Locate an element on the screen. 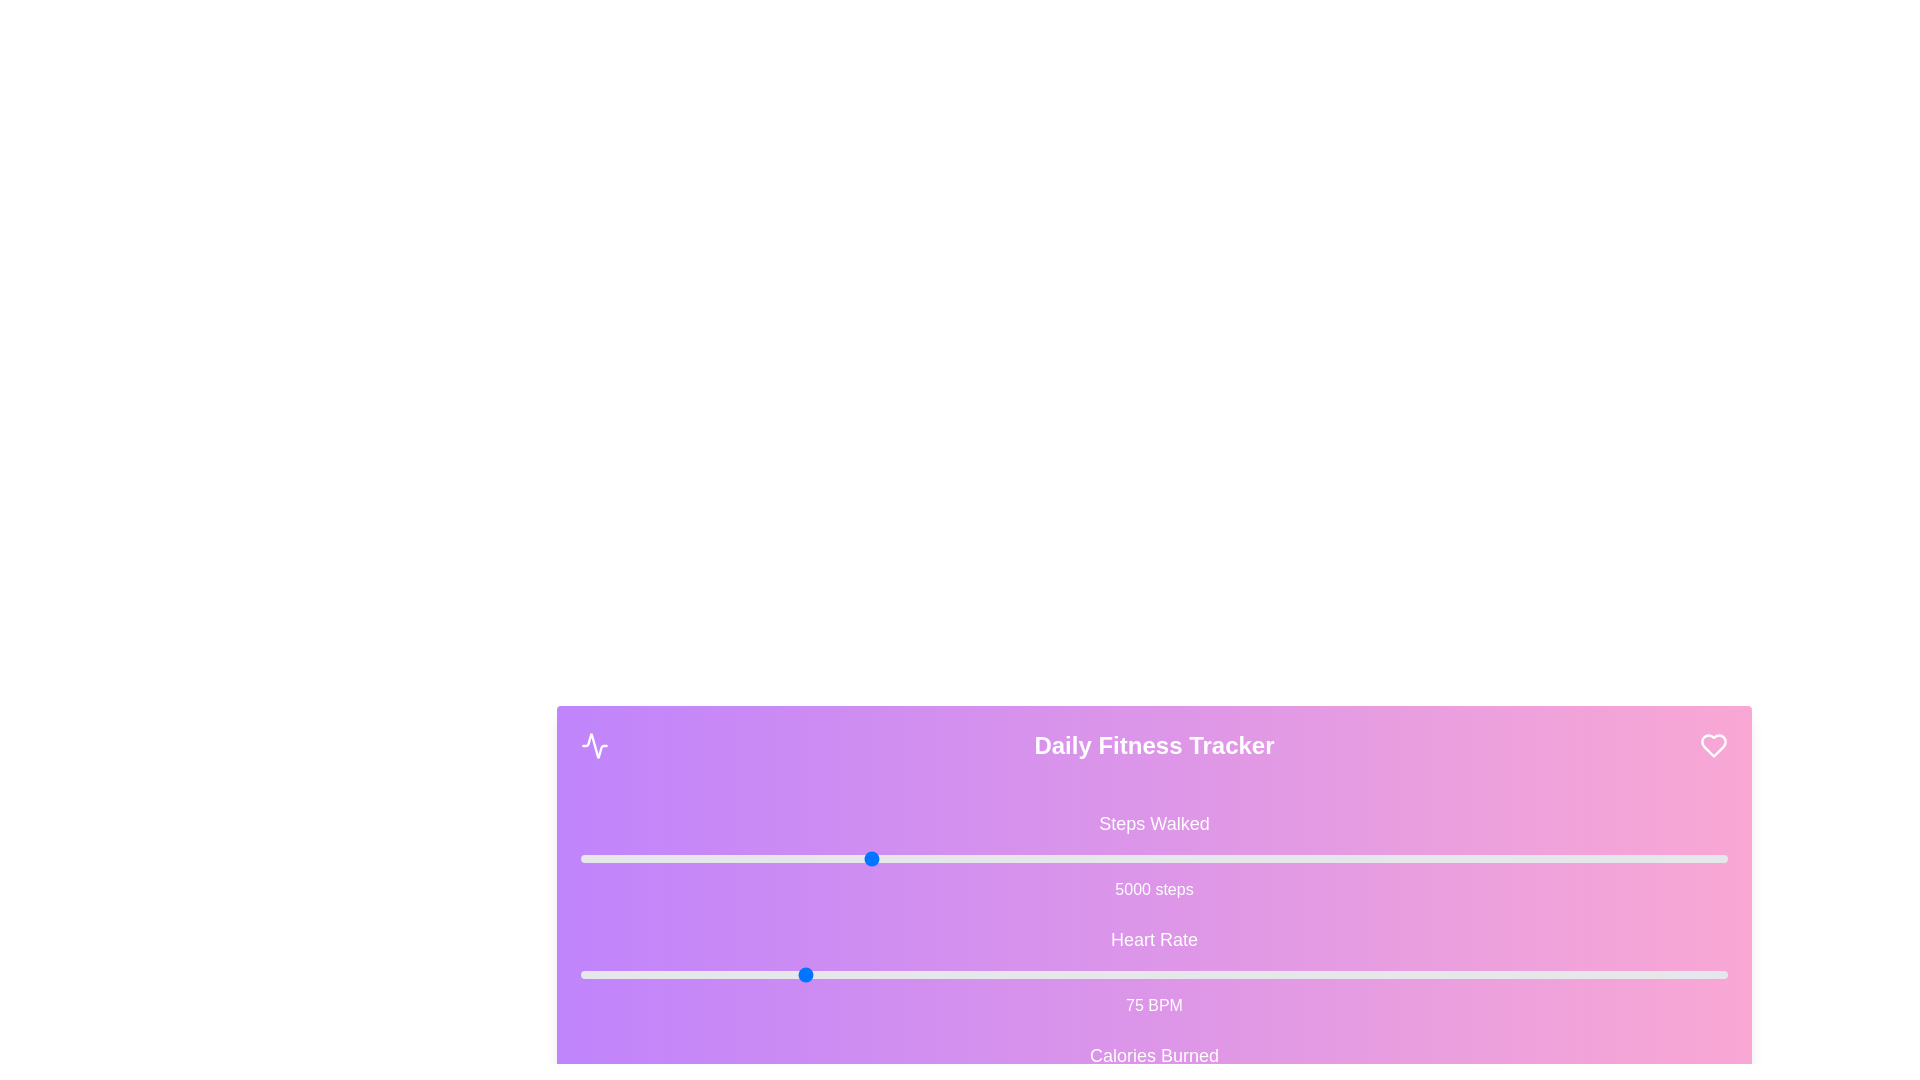  the 'Steps Walked' slider to set its value to 13871 is located at coordinates (1375, 858).